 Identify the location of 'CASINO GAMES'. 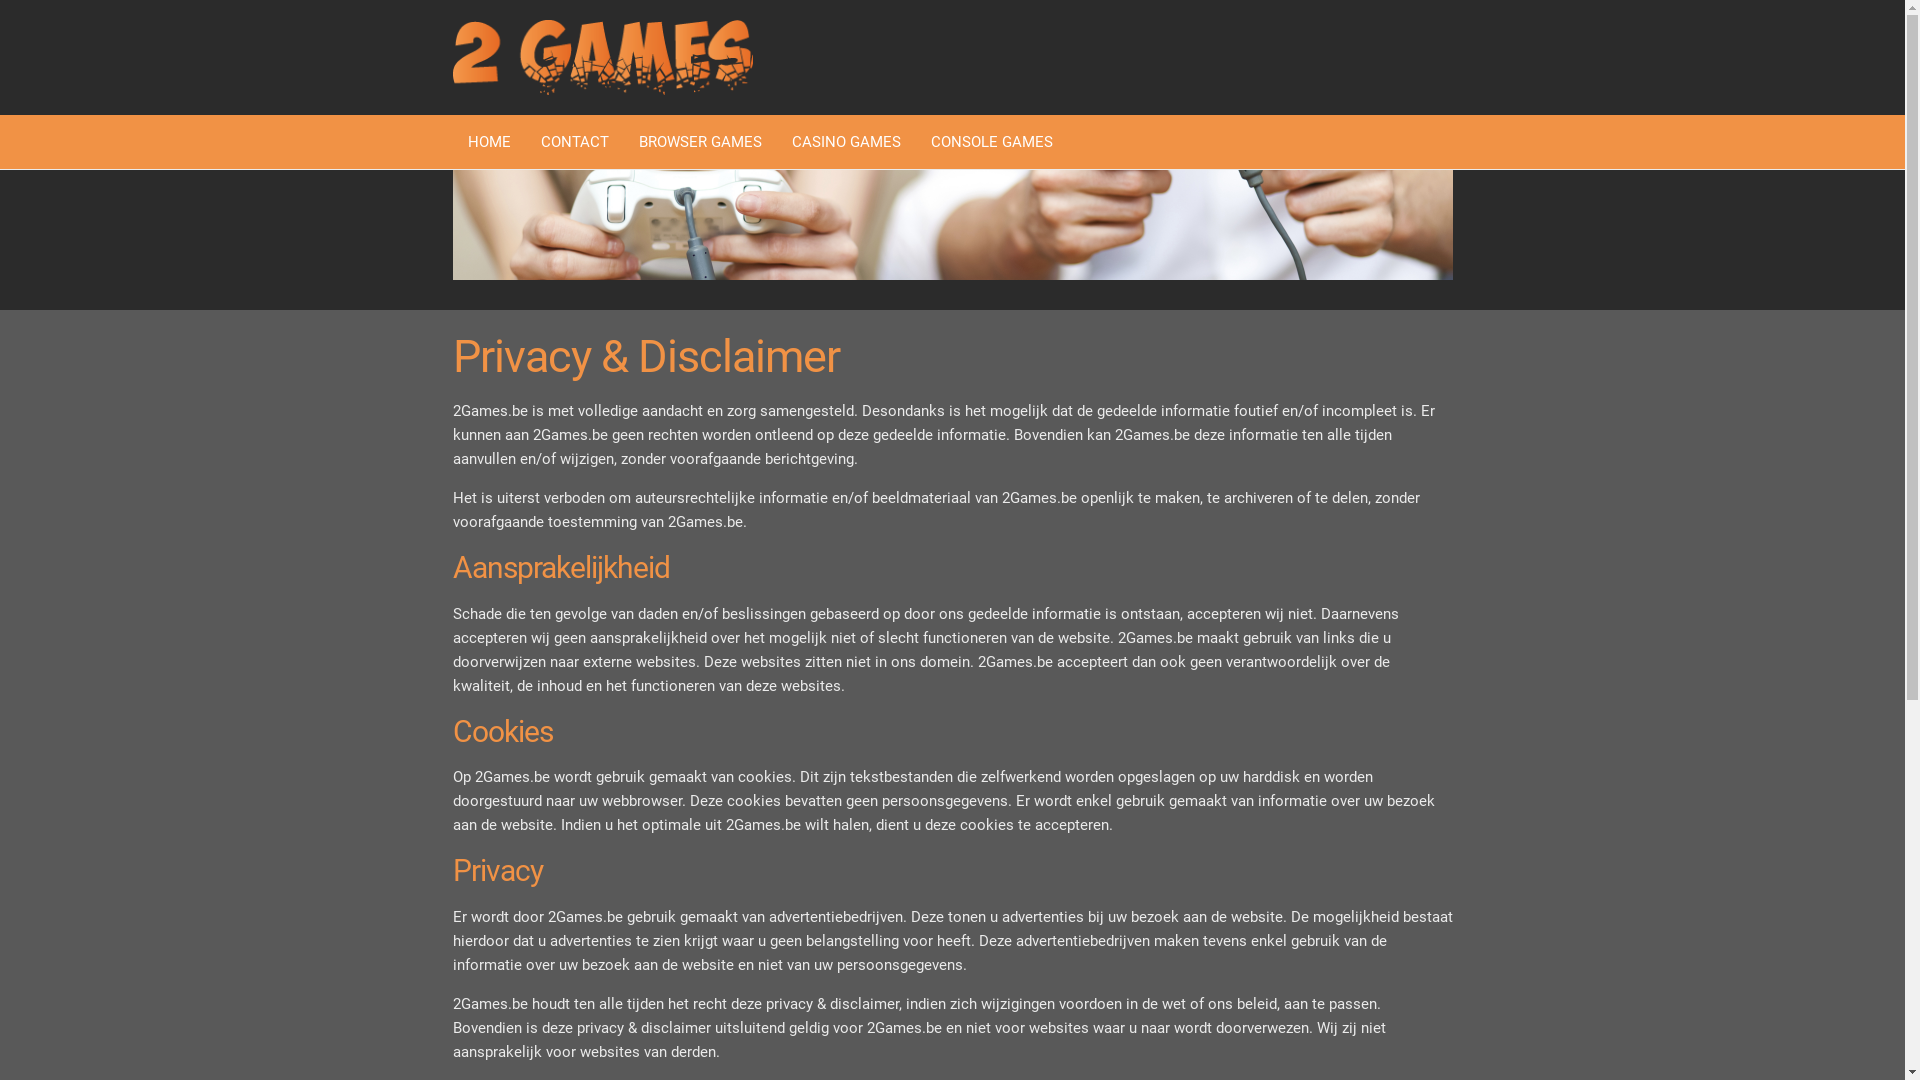
(845, 141).